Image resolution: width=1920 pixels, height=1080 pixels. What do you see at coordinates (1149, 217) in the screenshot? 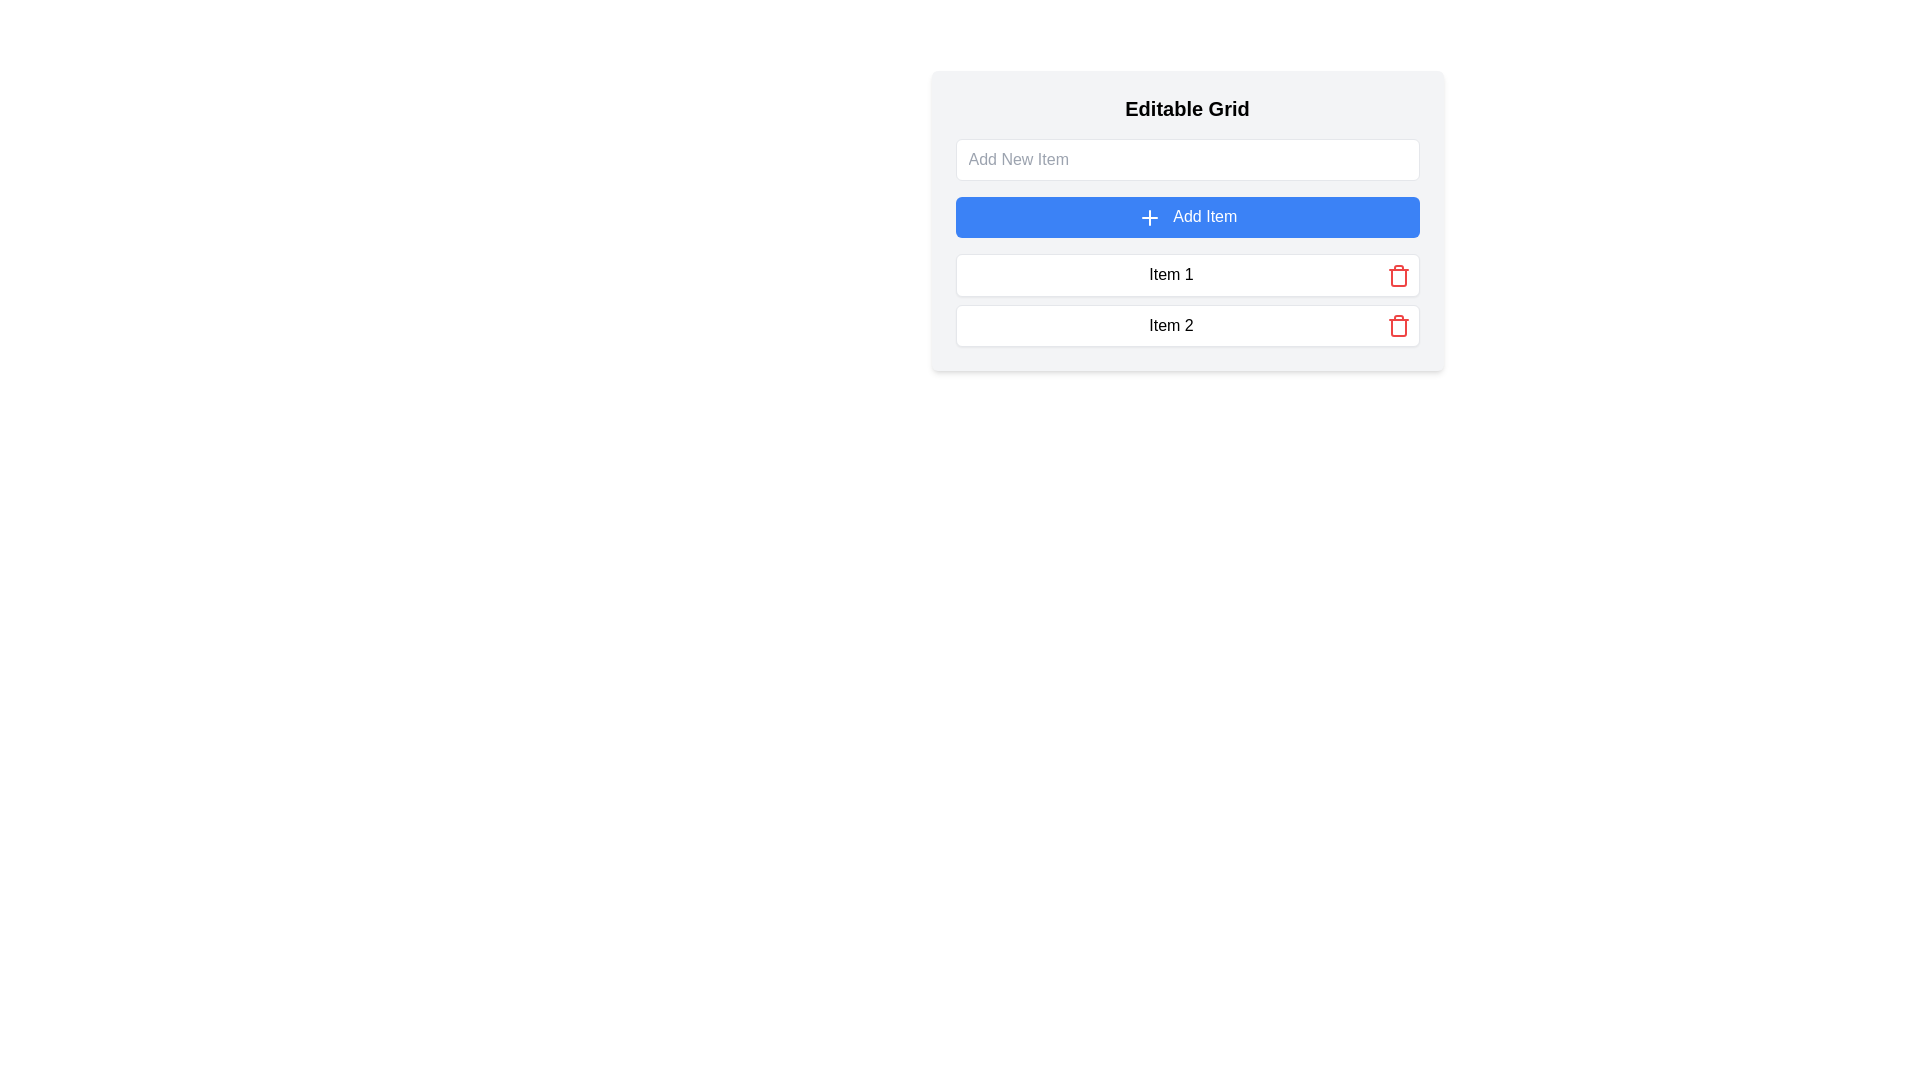
I see `the plus sign icon located inside the blue 'Add Item' button, which is positioned to the left of the text 'Add Item'` at bounding box center [1149, 217].